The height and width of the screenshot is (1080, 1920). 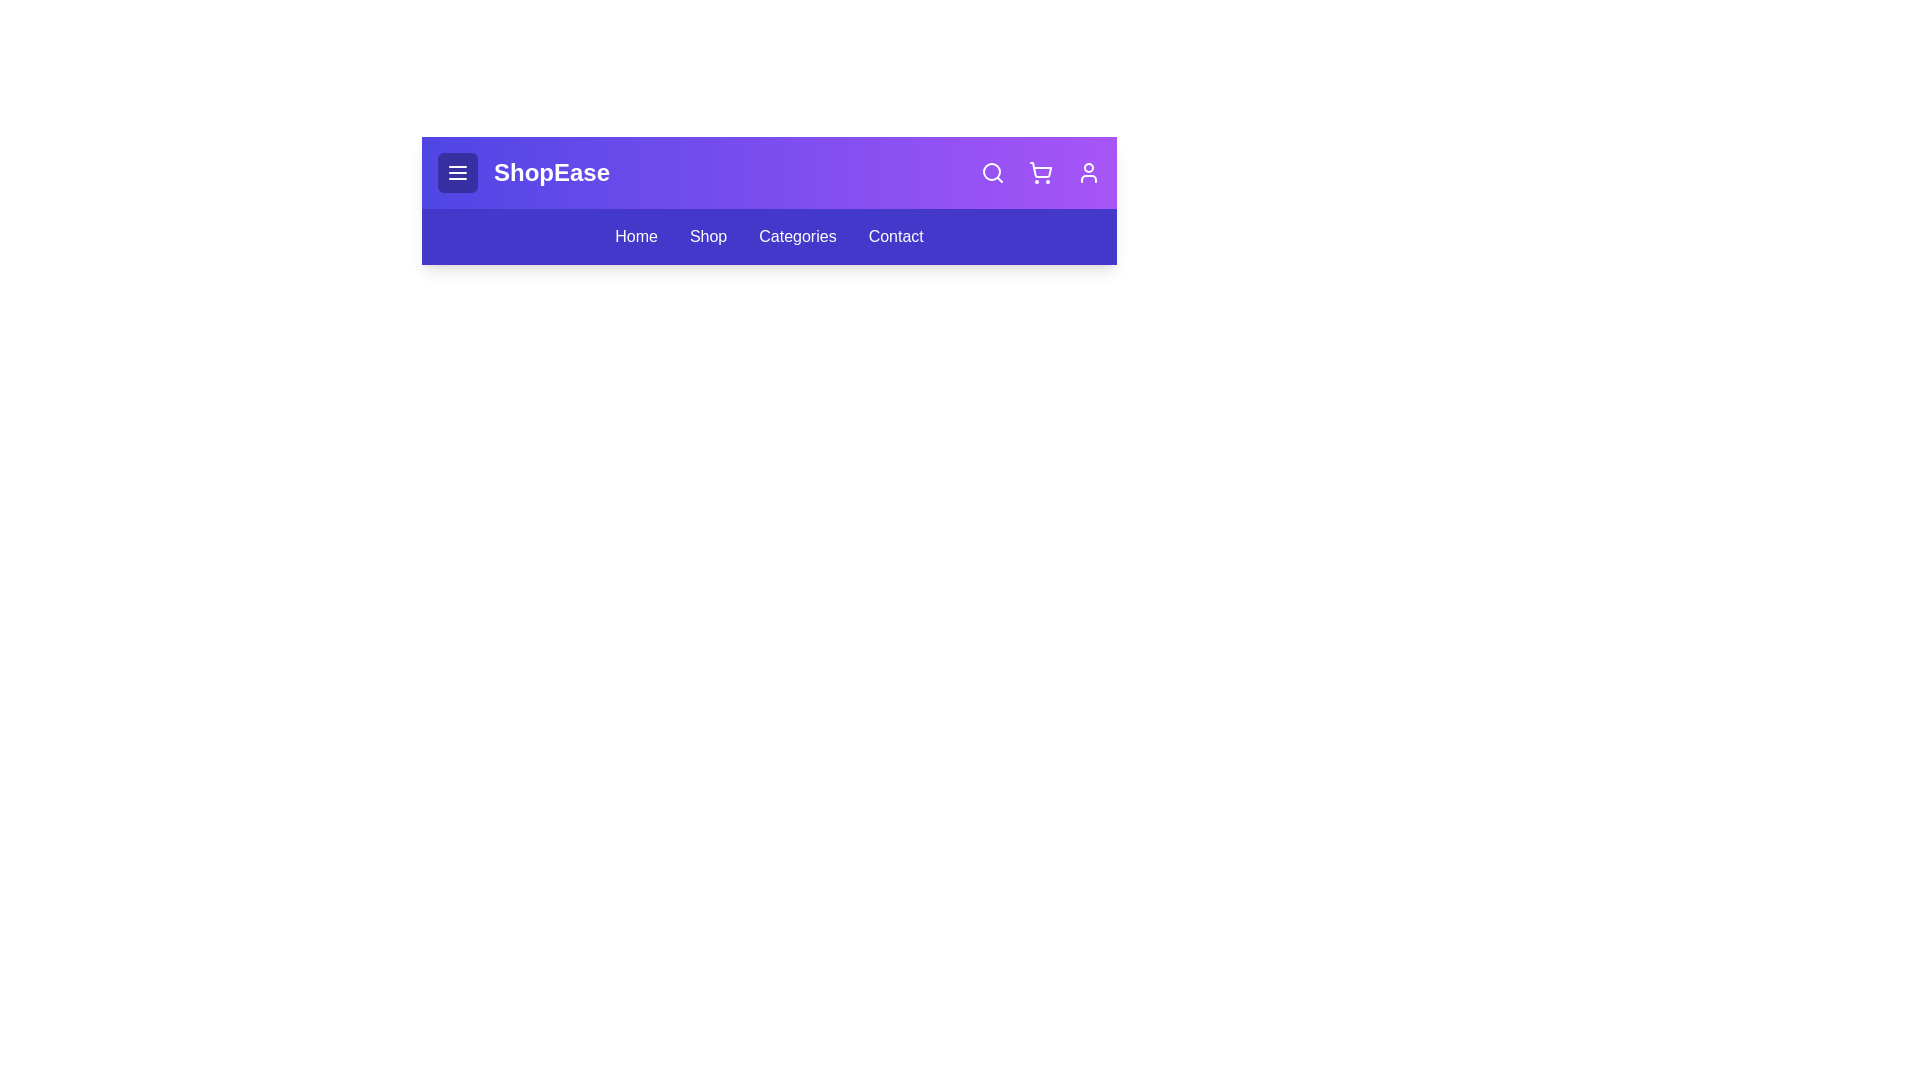 I want to click on the navigation link Home, so click(x=634, y=235).